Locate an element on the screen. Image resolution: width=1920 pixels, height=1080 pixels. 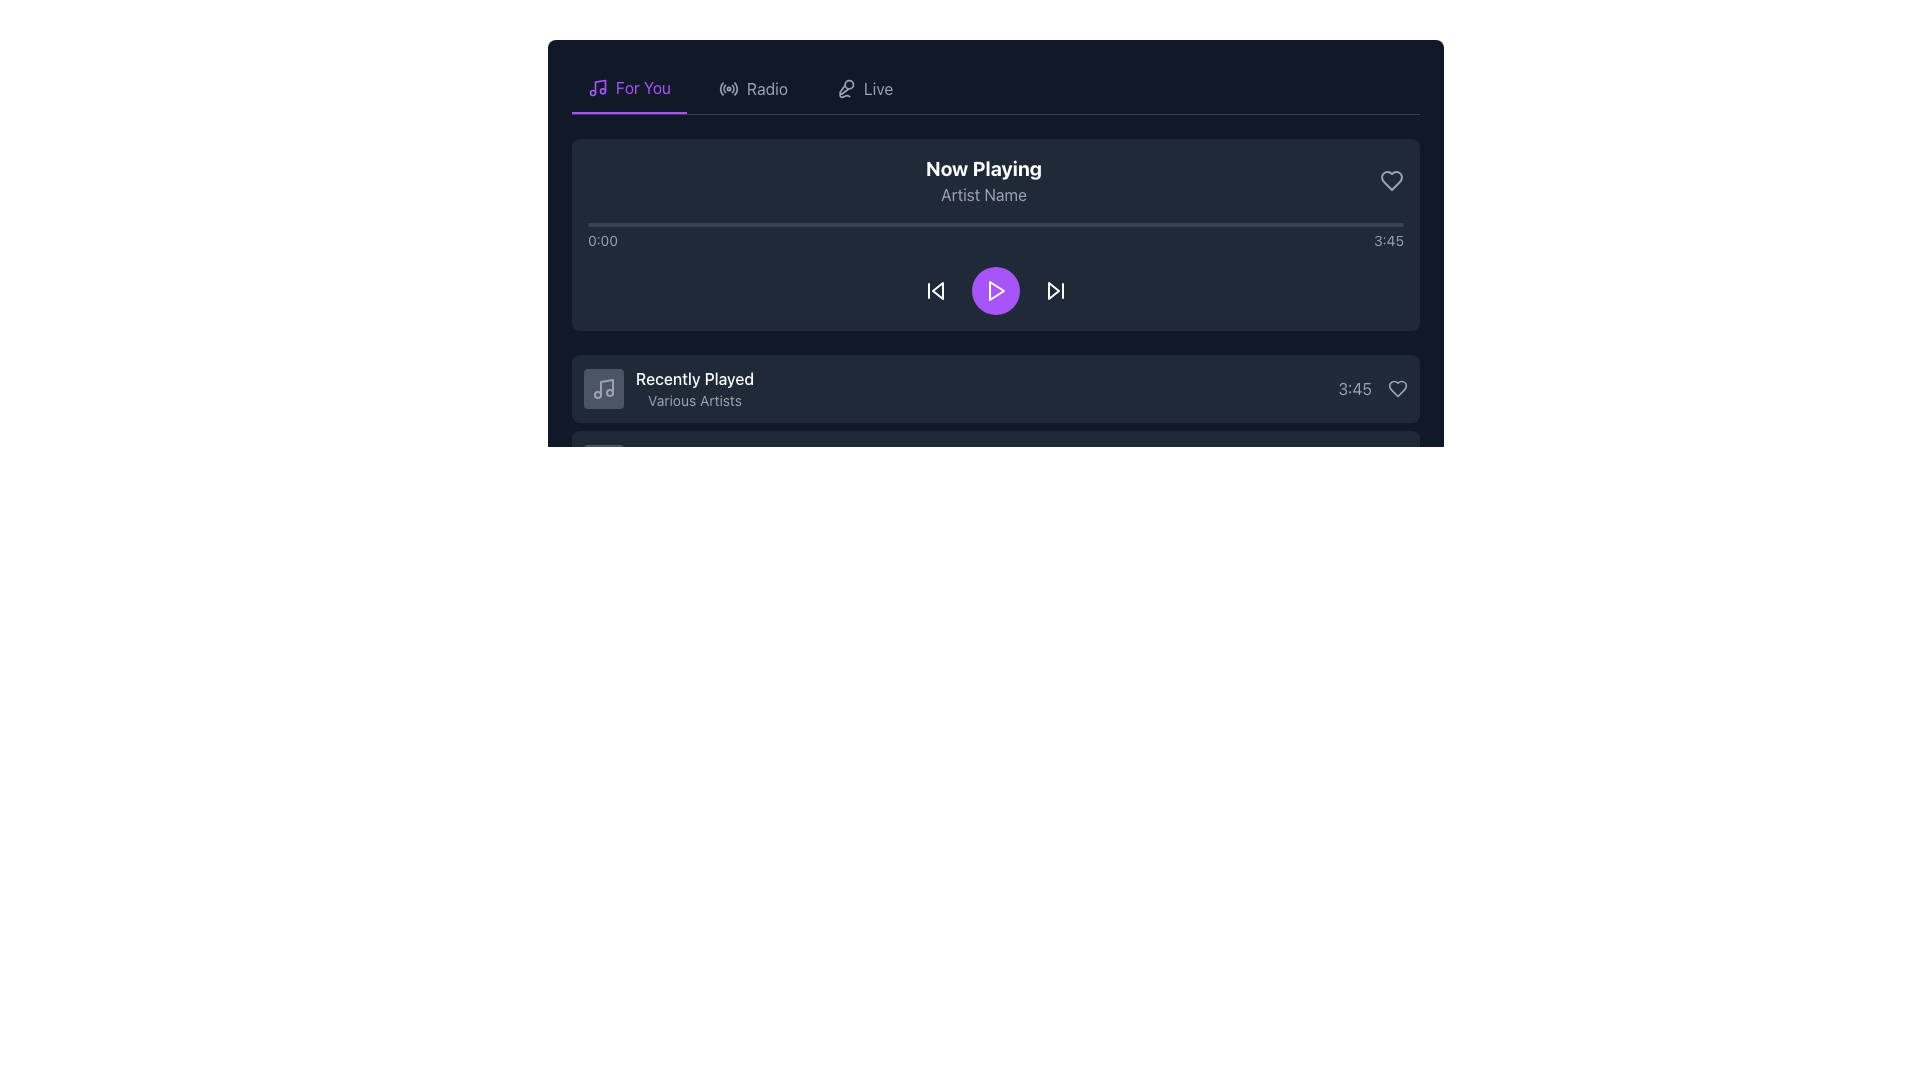
the leftmost icon button in the playback control section to skip to the previous track is located at coordinates (936, 290).